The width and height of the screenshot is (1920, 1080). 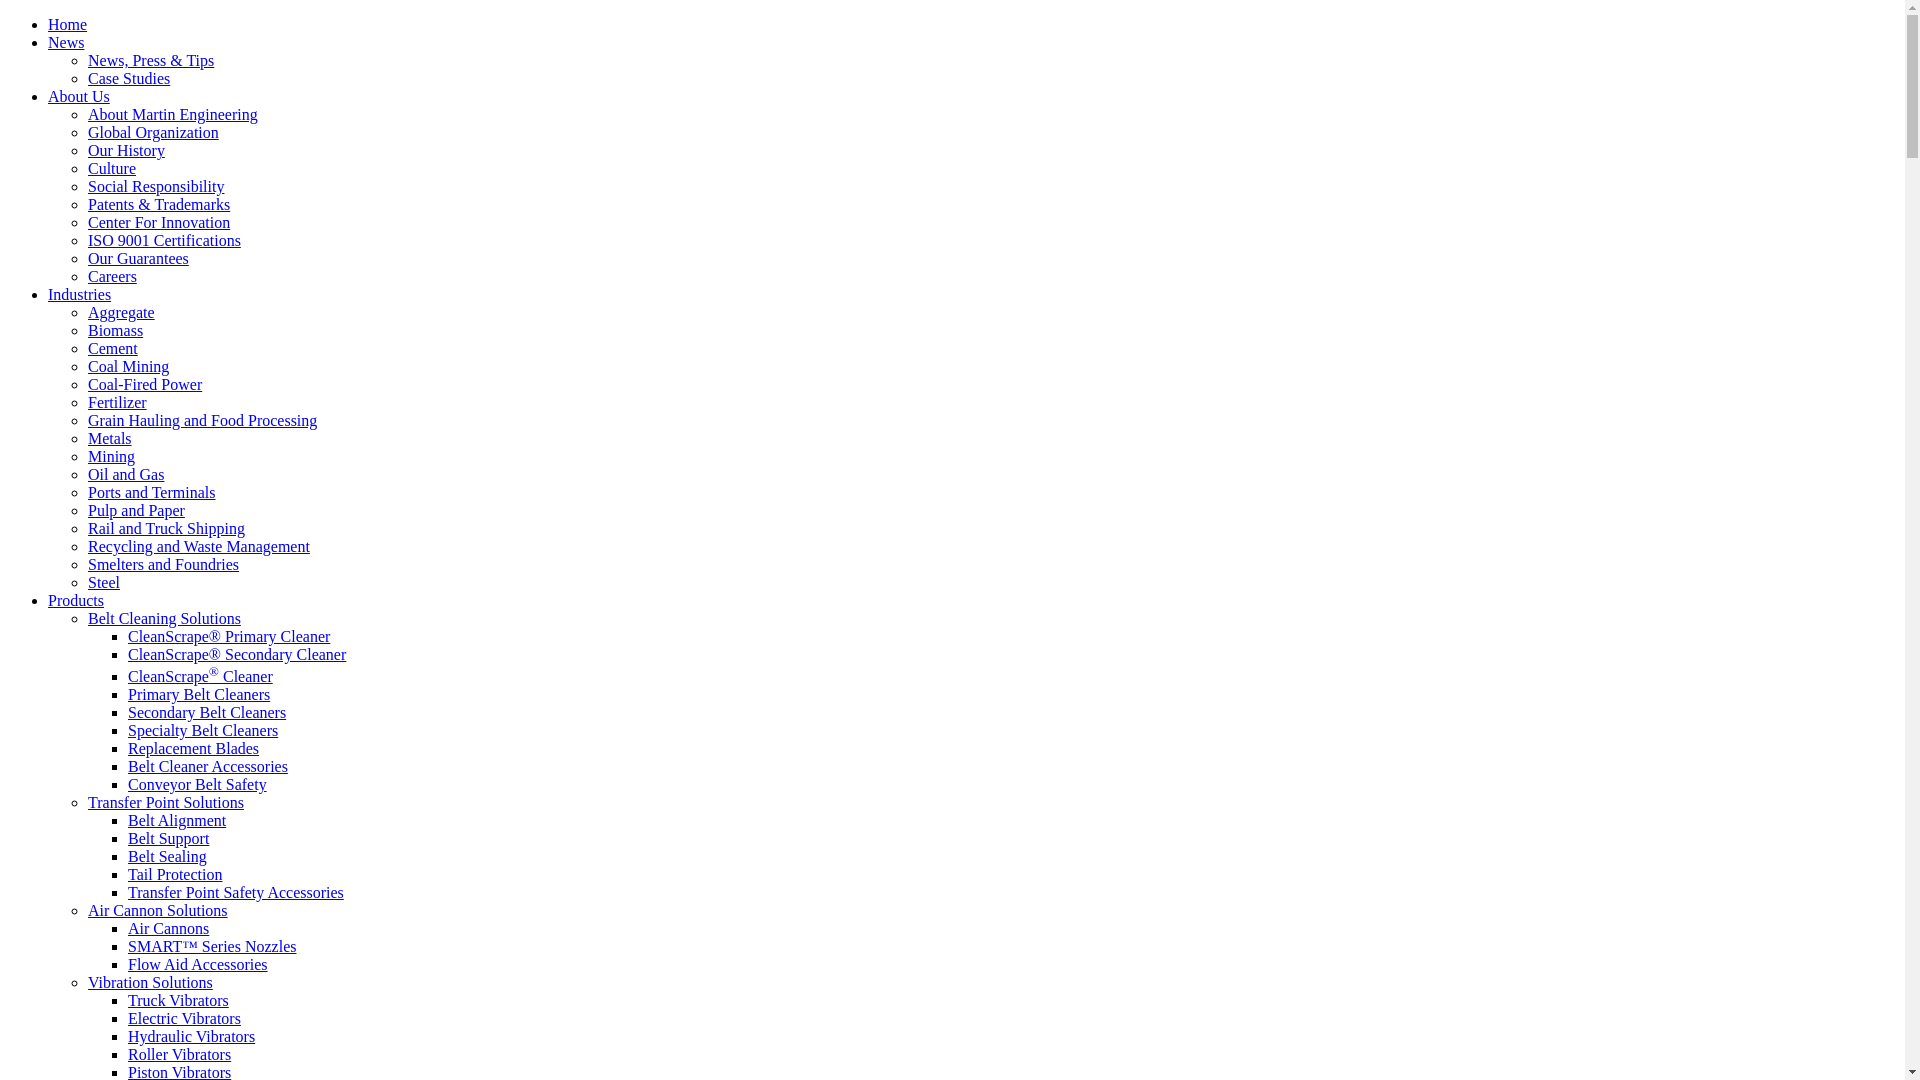 What do you see at coordinates (177, 820) in the screenshot?
I see `'Belt Alignment'` at bounding box center [177, 820].